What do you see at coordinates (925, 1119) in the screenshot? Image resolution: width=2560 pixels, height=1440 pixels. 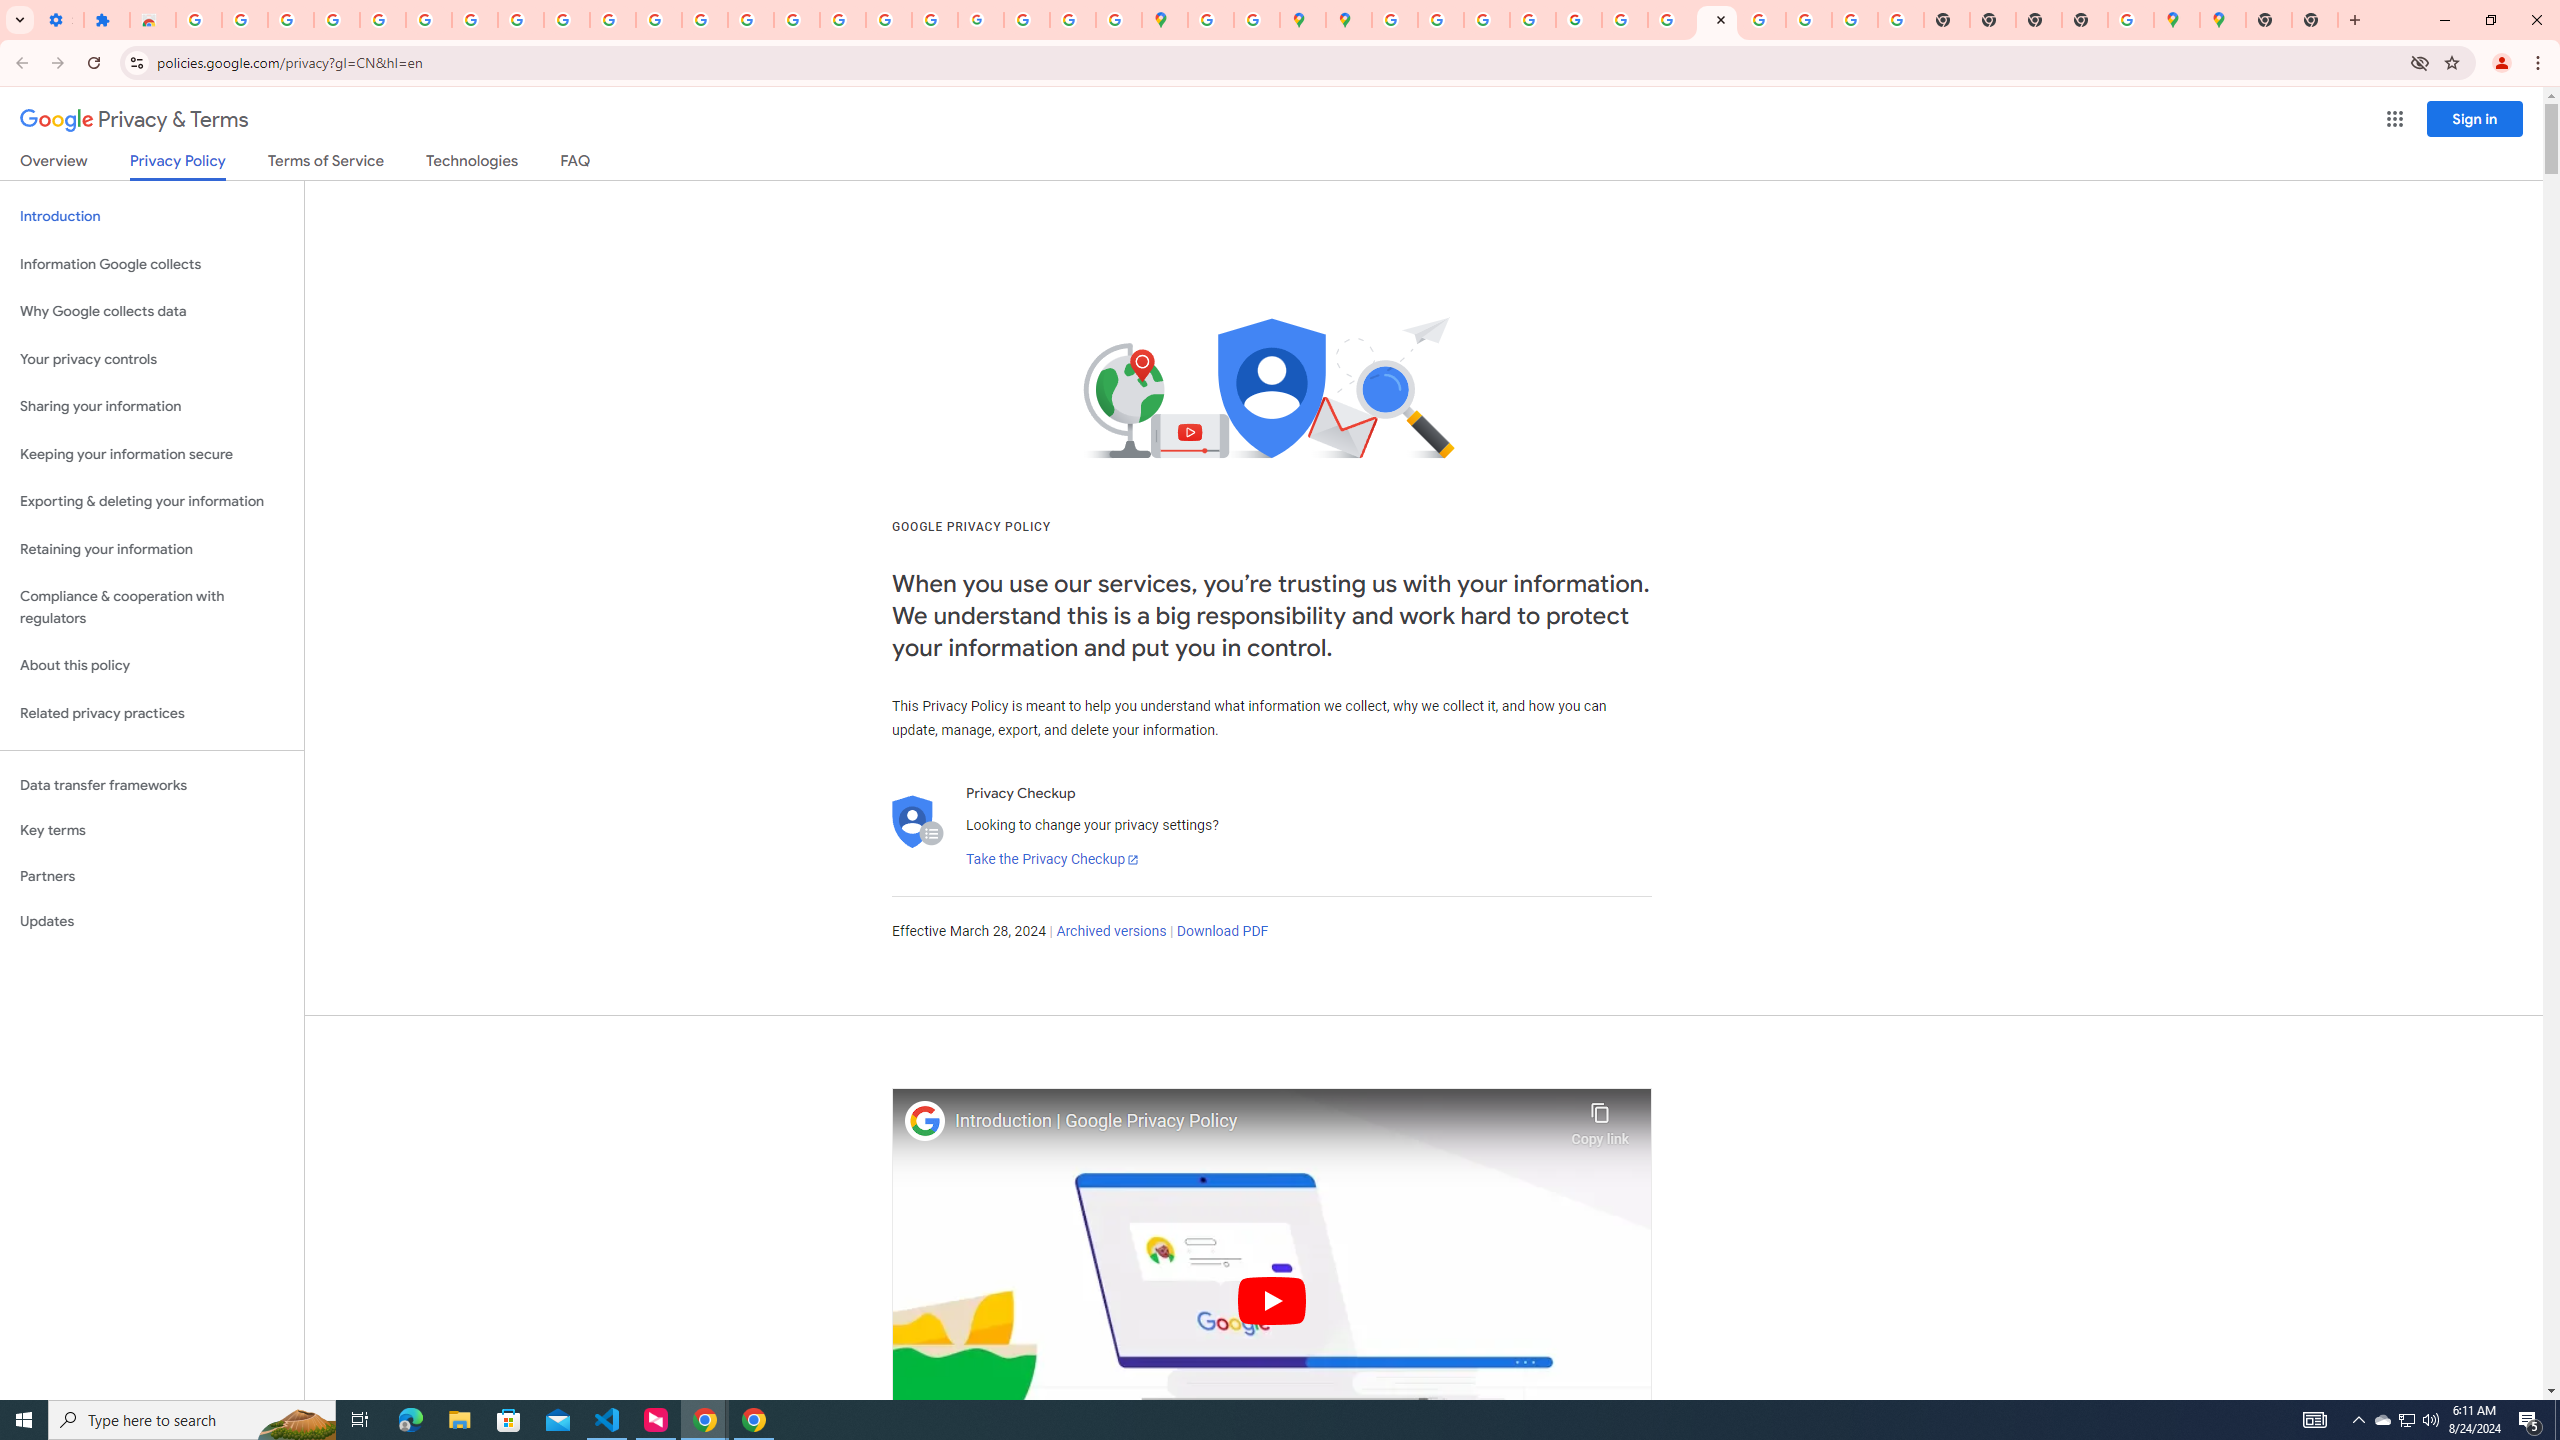 I see `'Photo image of Google'` at bounding box center [925, 1119].